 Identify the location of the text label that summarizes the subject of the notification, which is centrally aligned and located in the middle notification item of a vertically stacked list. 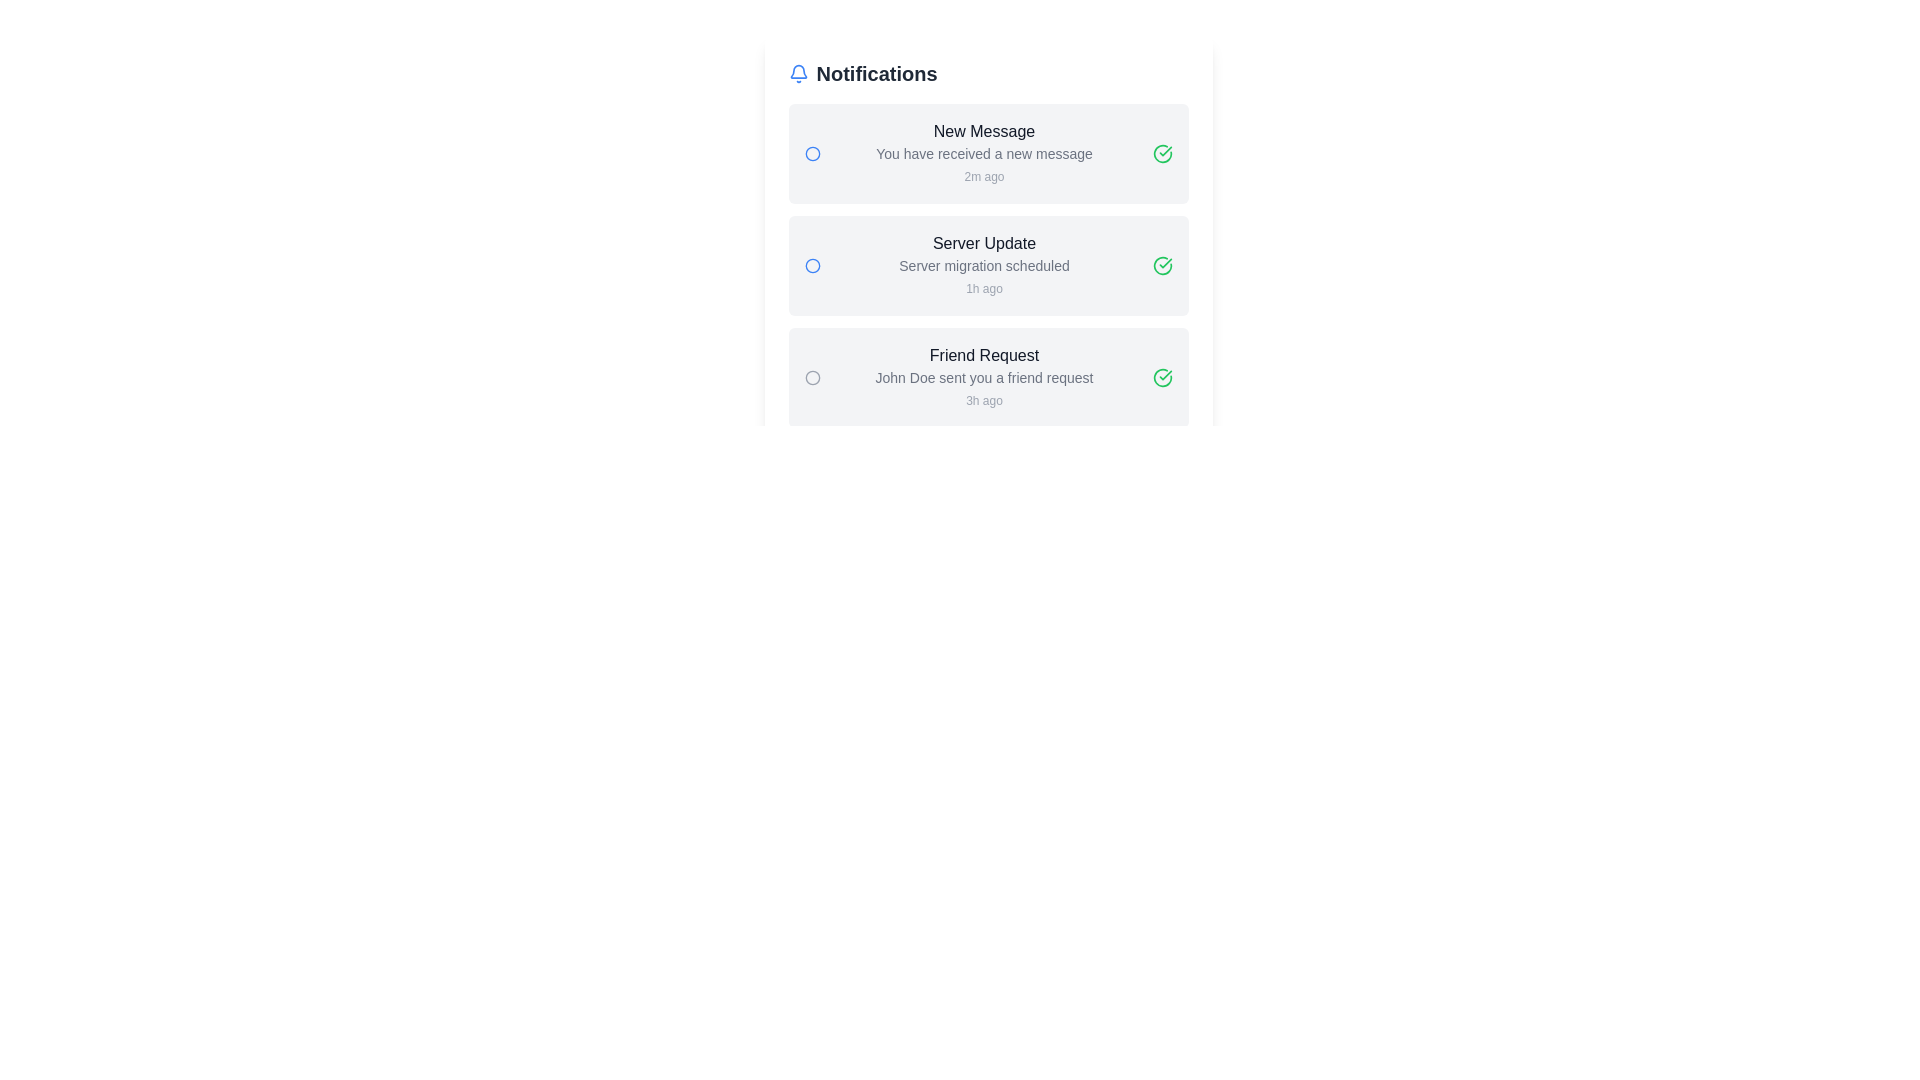
(984, 242).